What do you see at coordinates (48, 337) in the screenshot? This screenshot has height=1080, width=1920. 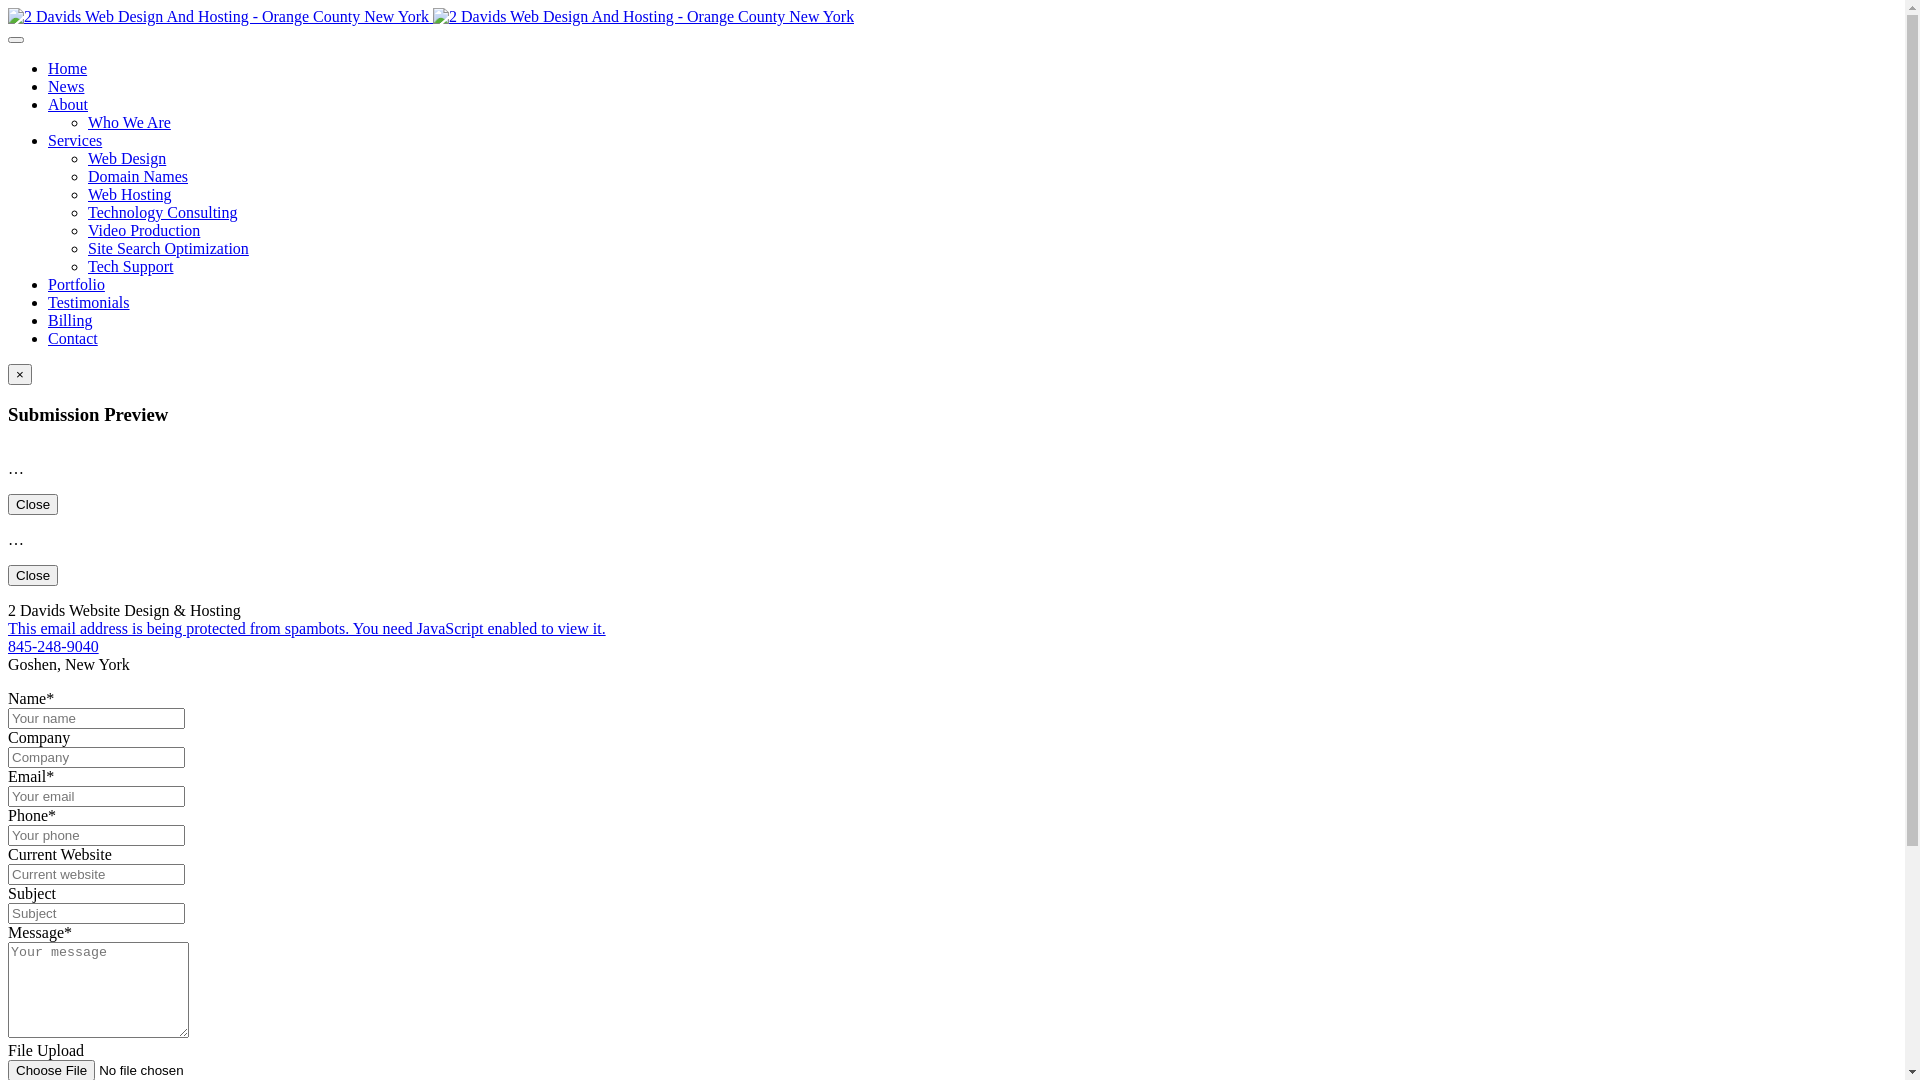 I see `'Contact'` at bounding box center [48, 337].